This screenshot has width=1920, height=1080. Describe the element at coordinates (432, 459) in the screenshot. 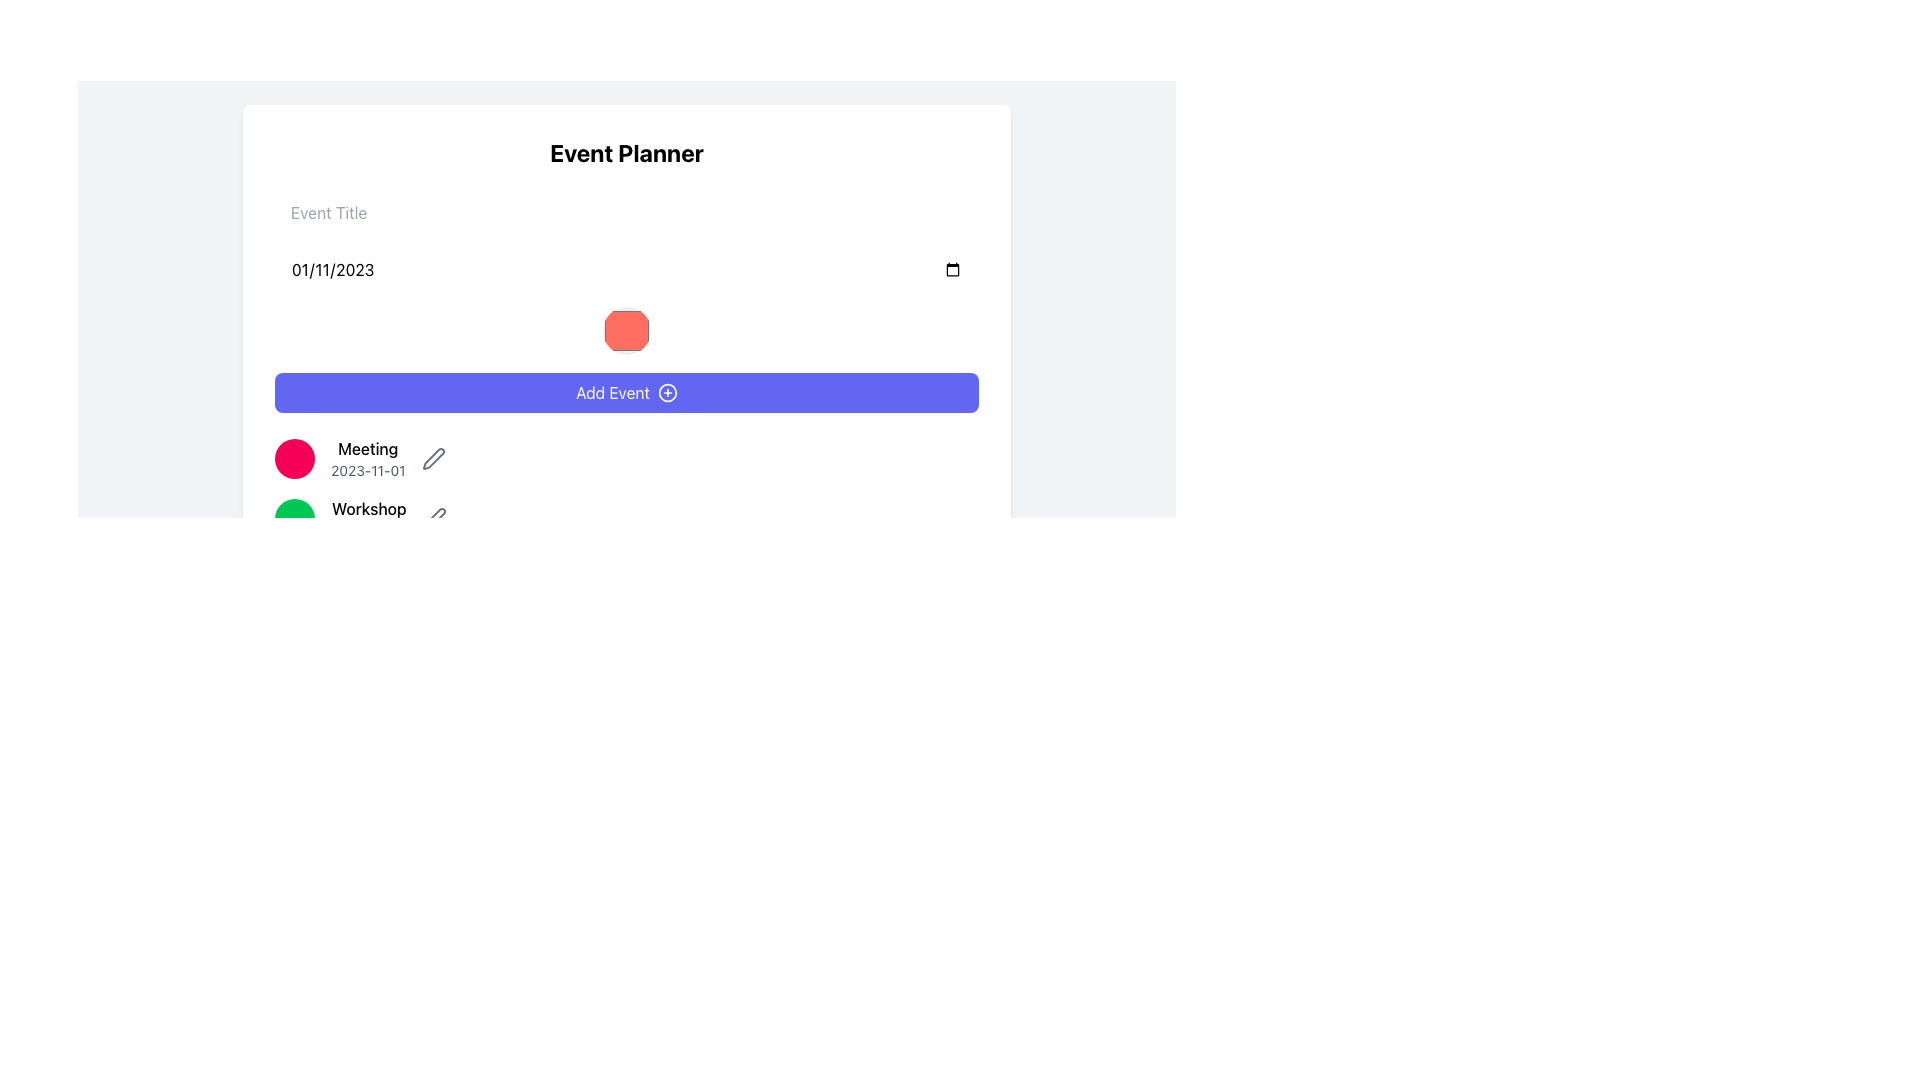

I see `the edit icon, which resembles a pen and is located to the right of the 'Meeting 2023-11-01' label` at that location.